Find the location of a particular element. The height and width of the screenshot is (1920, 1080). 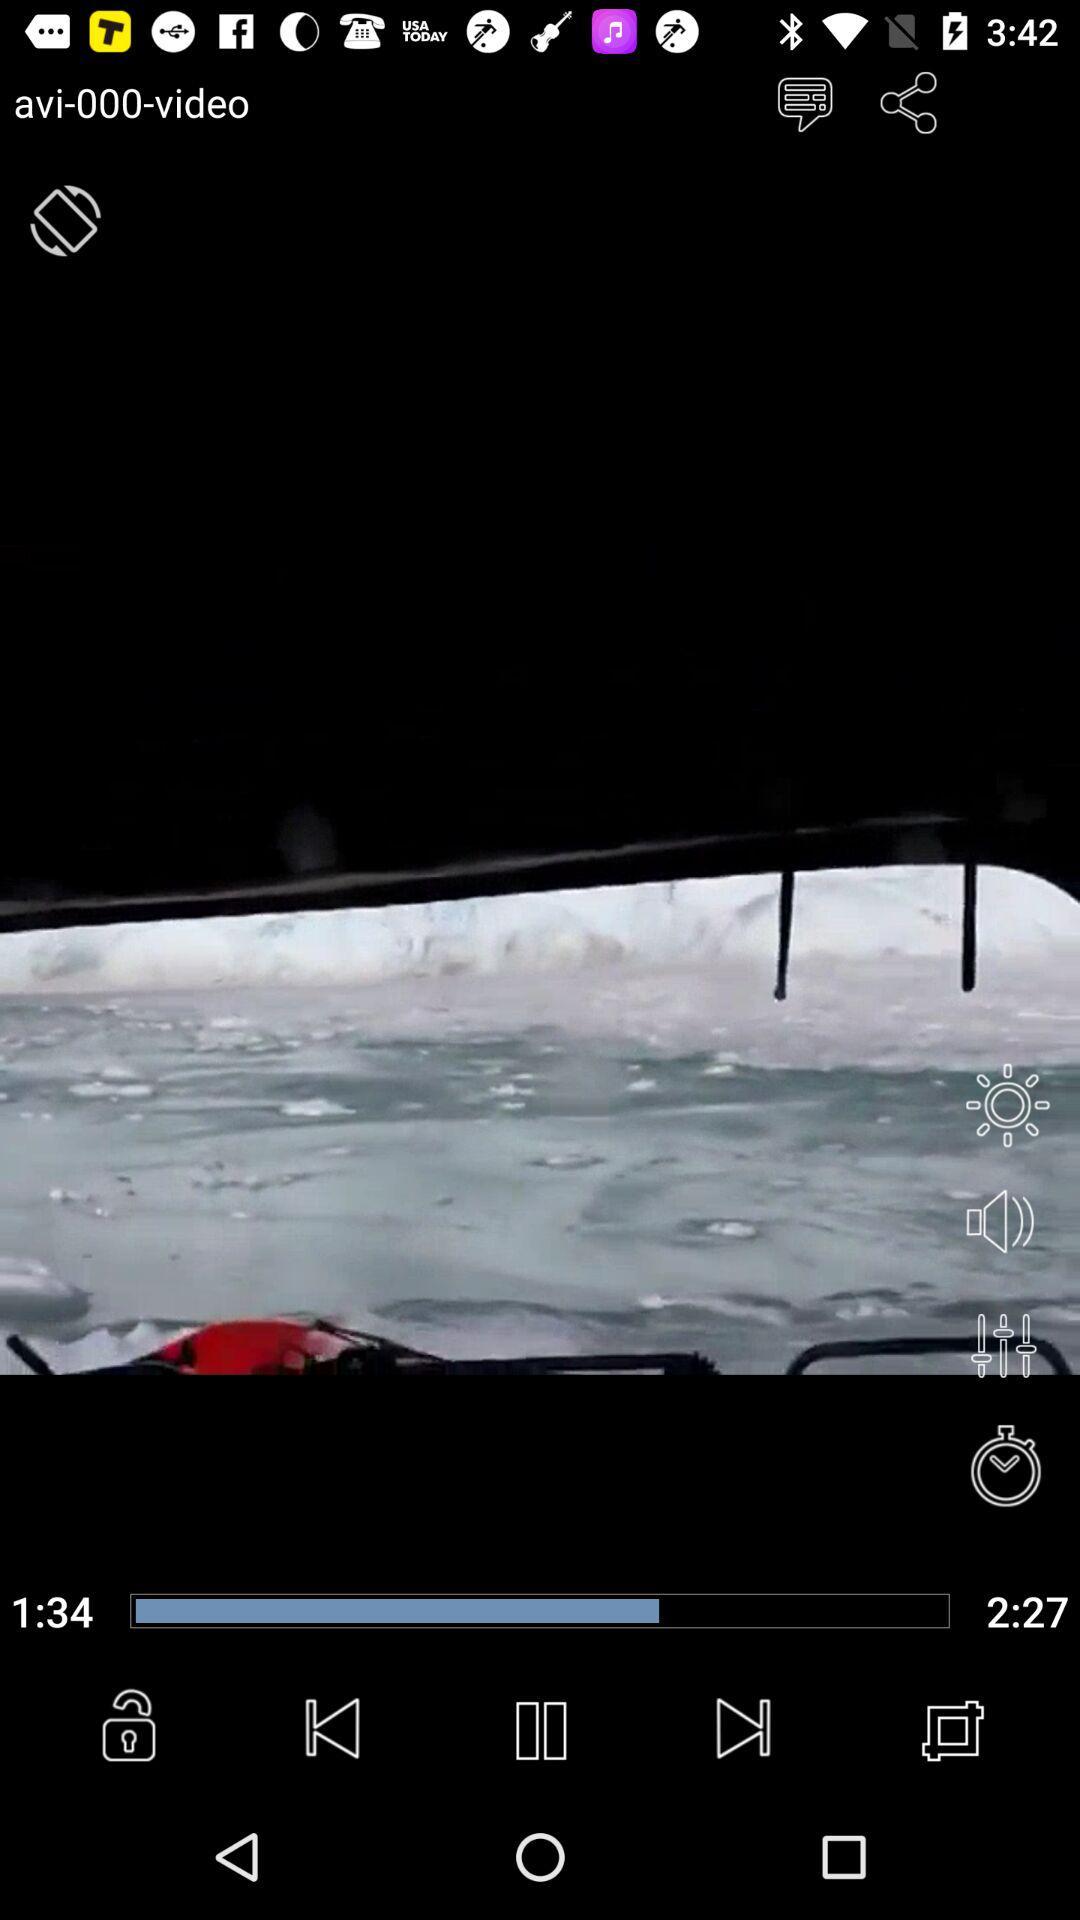

share button is located at coordinates (909, 101).